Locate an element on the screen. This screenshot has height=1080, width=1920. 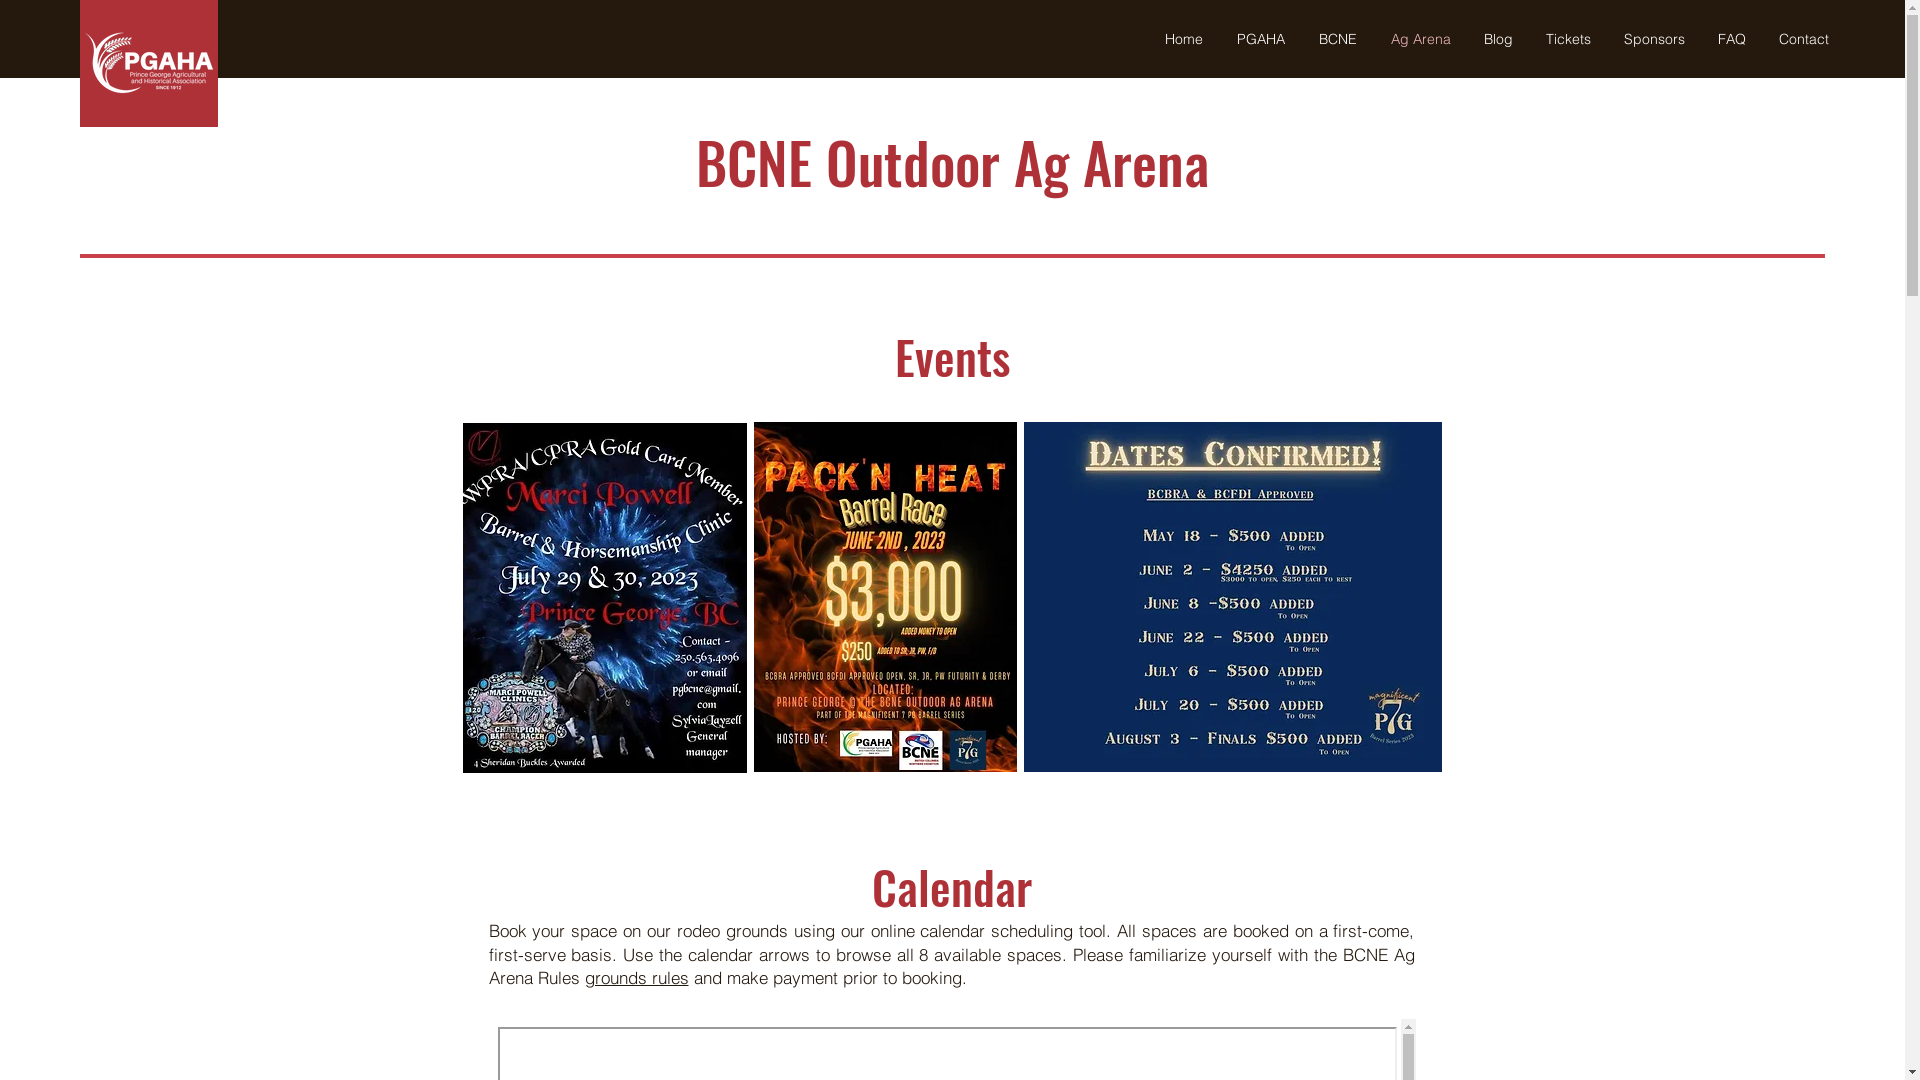
'Ag Arena' is located at coordinates (1419, 38).